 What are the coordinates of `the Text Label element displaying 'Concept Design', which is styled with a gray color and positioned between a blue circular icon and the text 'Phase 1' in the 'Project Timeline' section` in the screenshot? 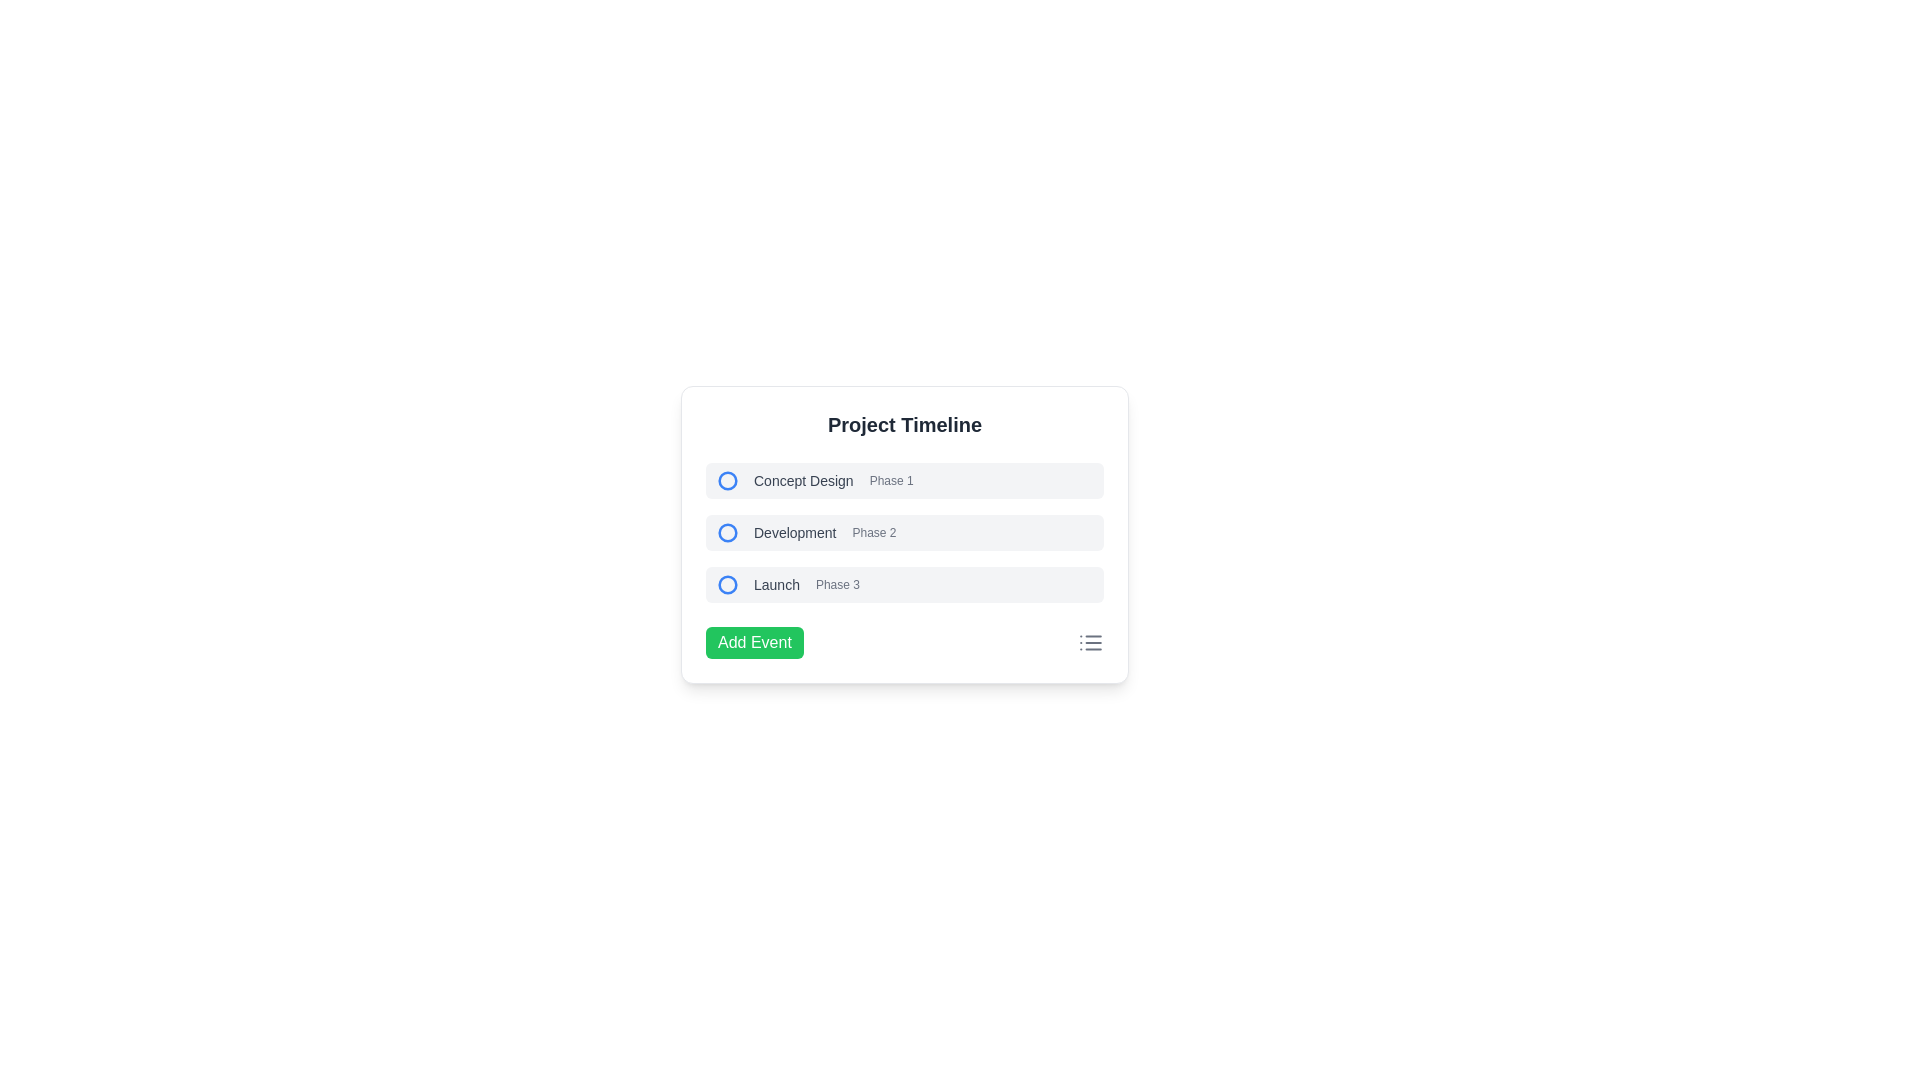 It's located at (803, 481).